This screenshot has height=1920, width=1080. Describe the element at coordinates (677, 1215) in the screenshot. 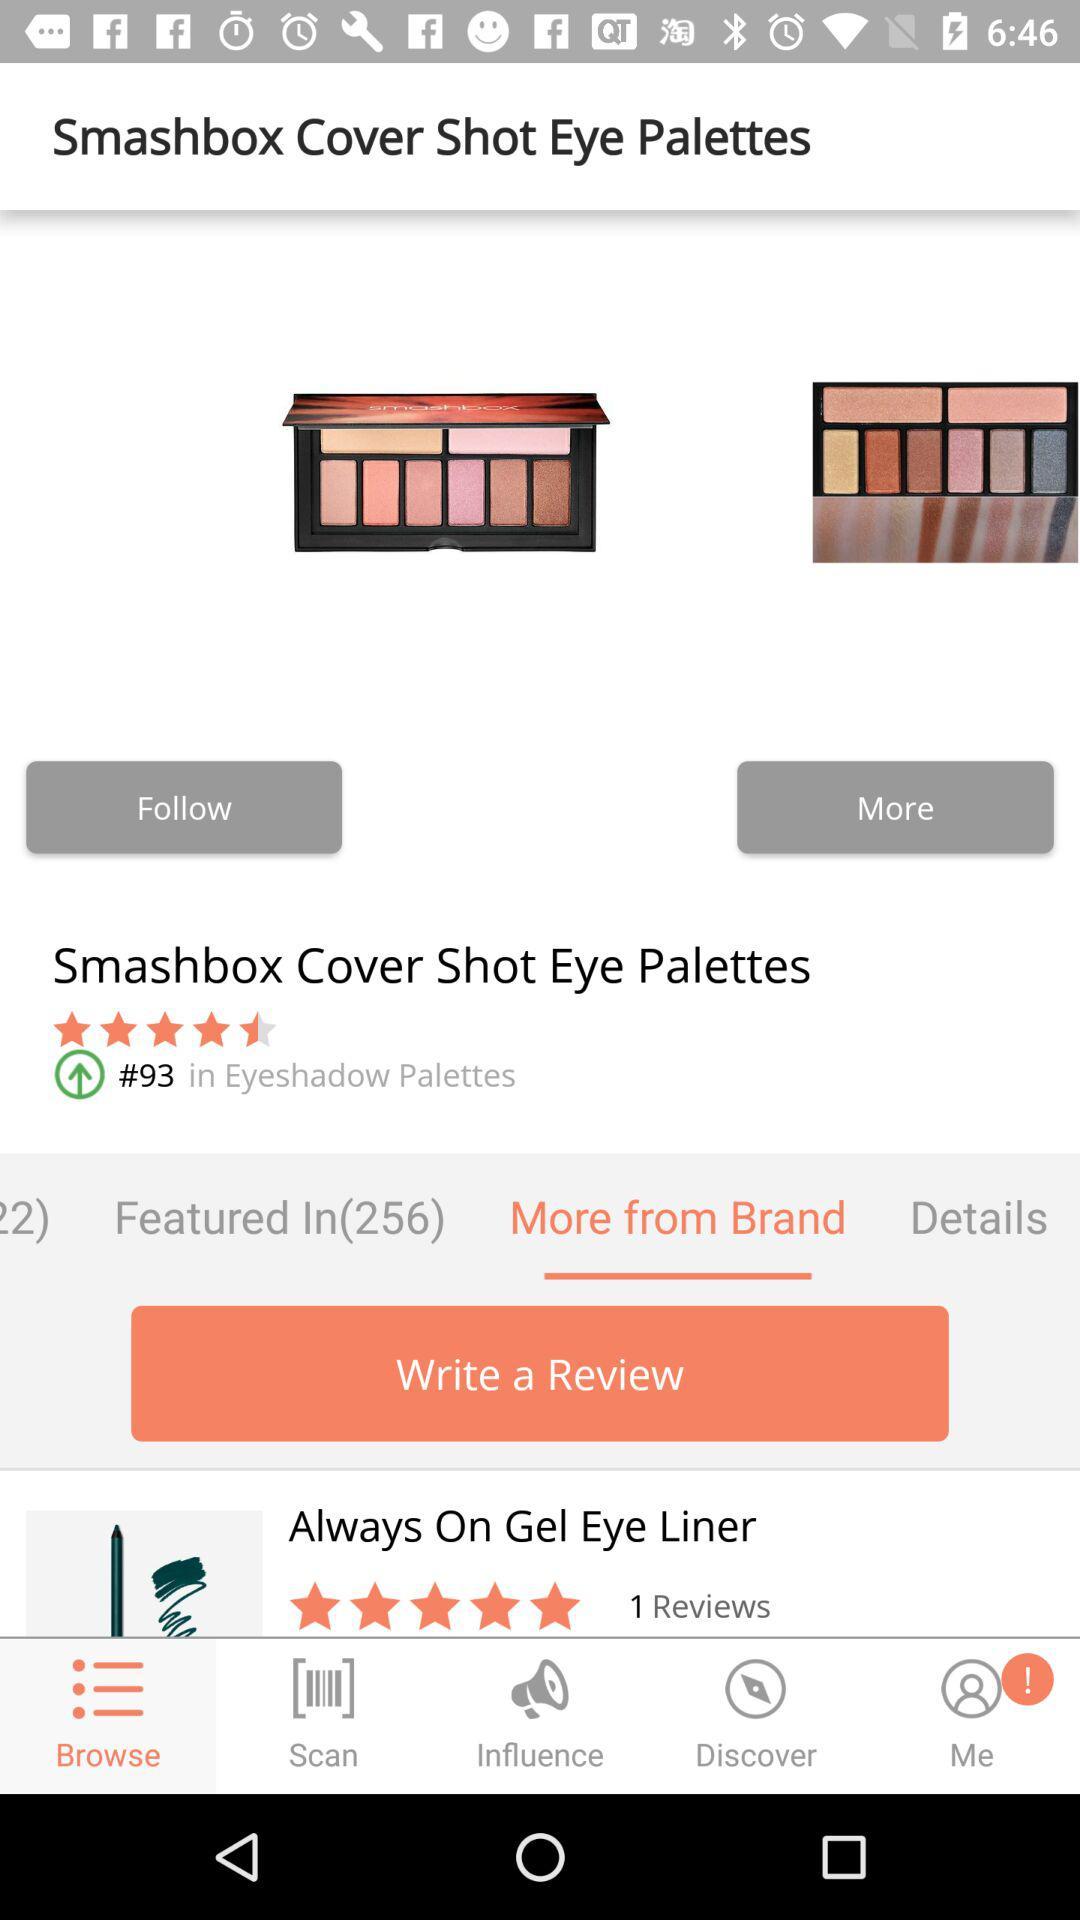

I see `item next to details item` at that location.